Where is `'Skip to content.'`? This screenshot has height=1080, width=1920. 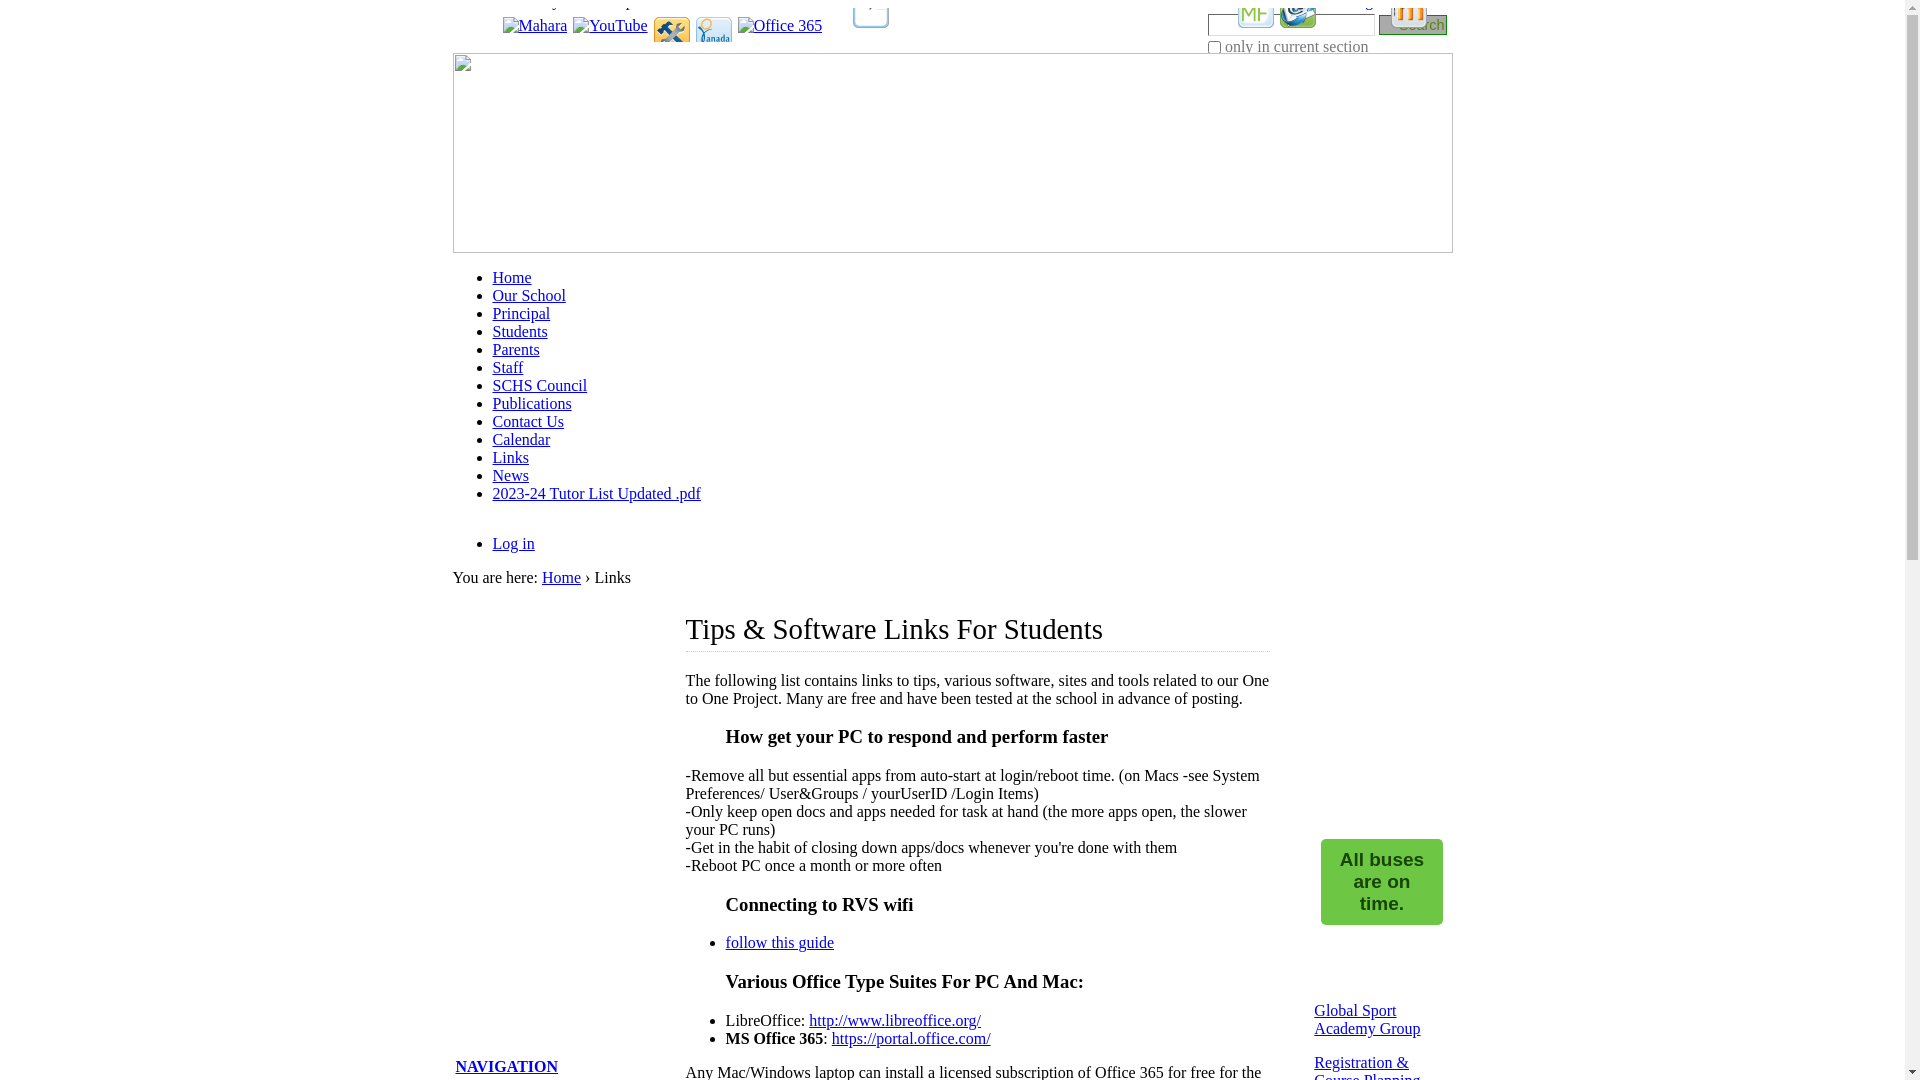
'Skip to content.' is located at coordinates (476, 33).